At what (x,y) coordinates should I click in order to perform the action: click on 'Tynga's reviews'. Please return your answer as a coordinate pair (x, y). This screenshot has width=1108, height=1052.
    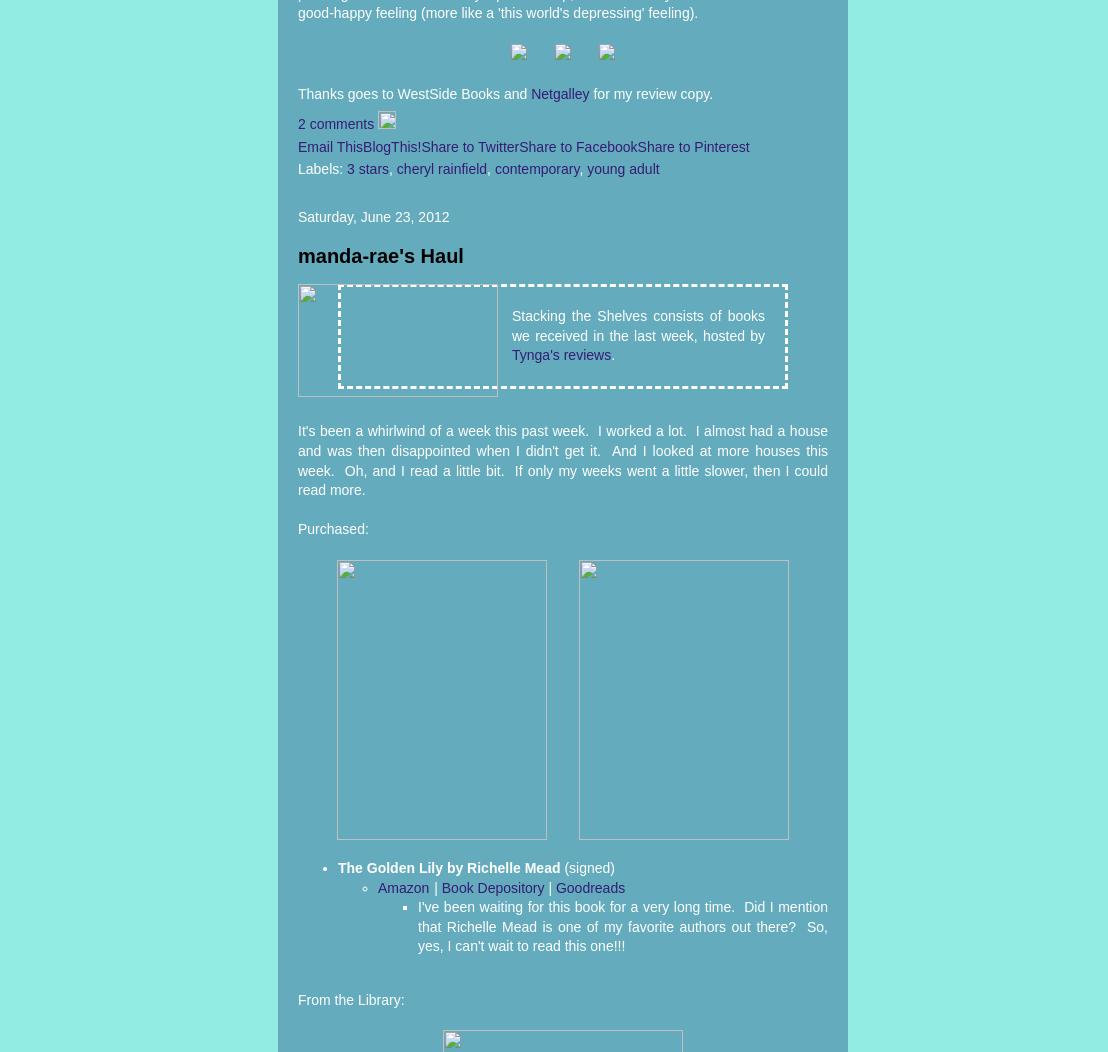
    Looking at the image, I should click on (561, 355).